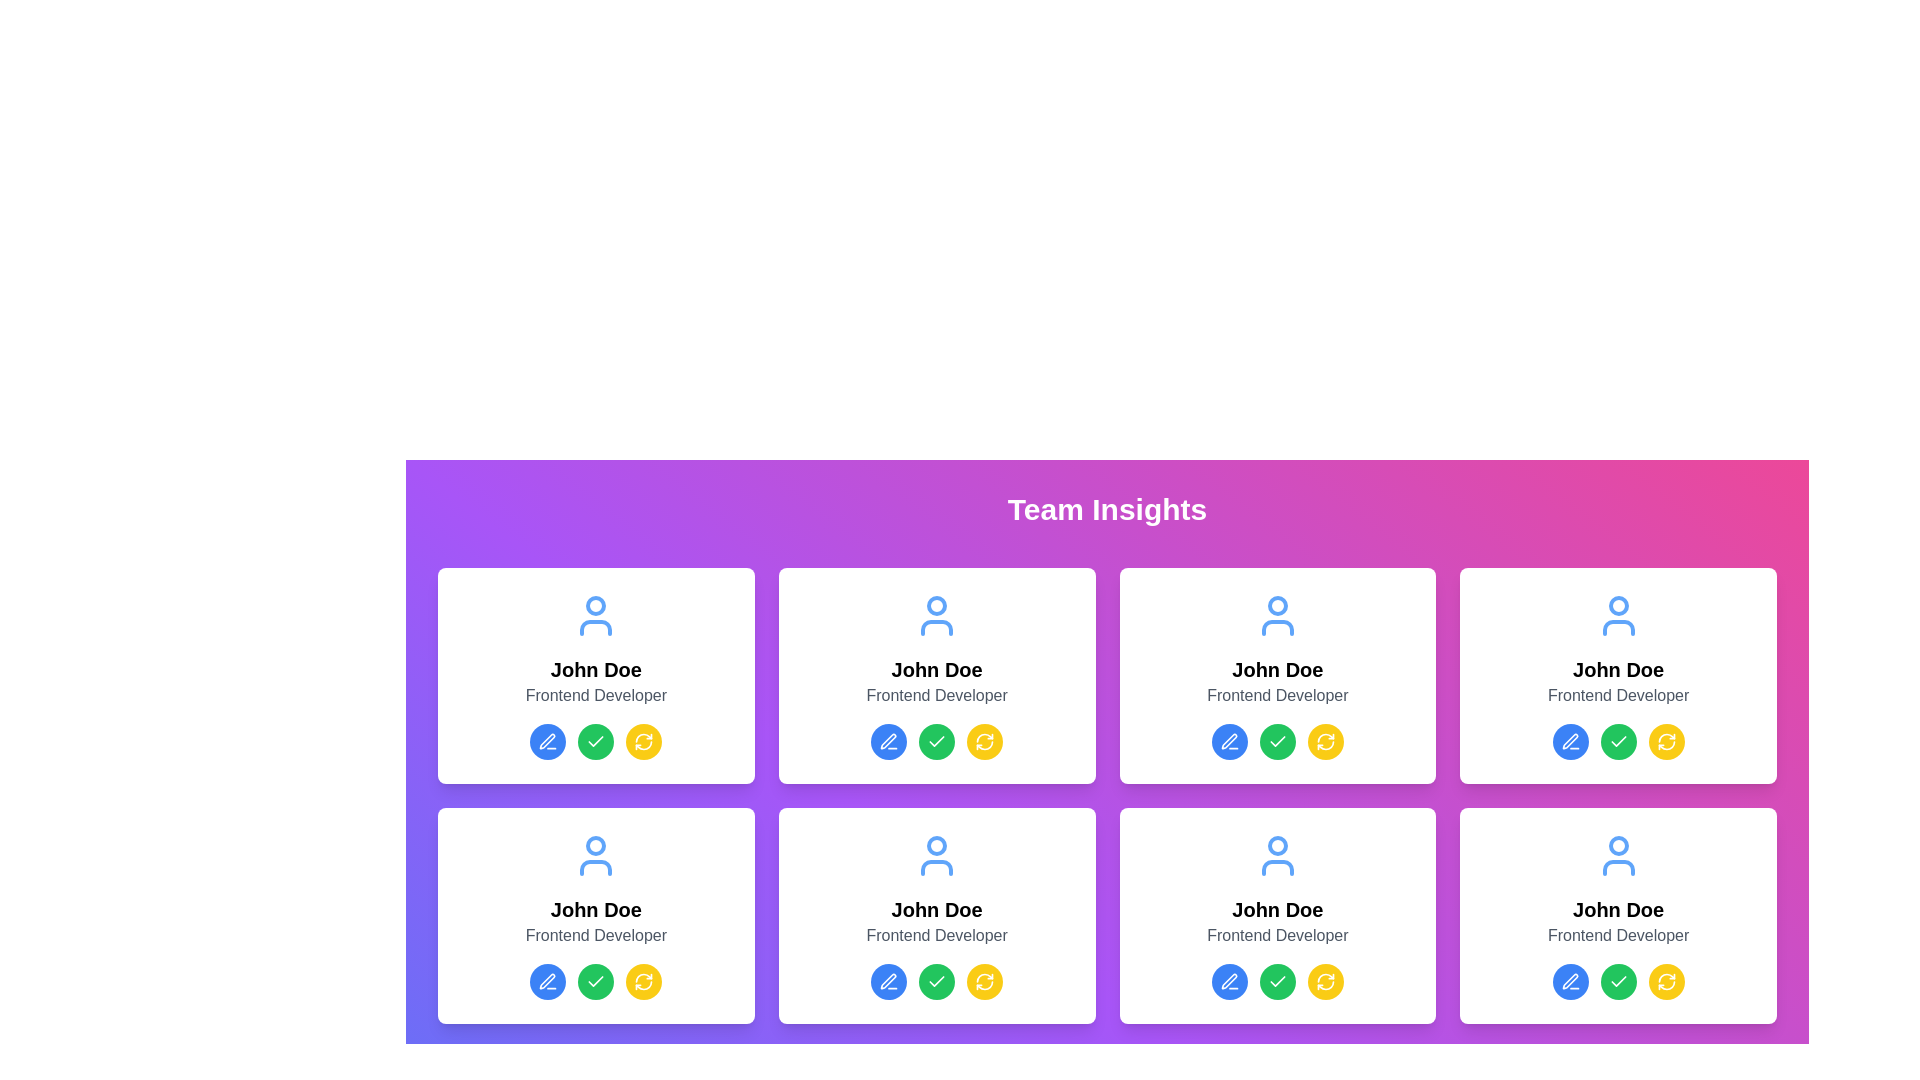  Describe the element at coordinates (548, 981) in the screenshot. I see `the circular blue button with a white pen icon, located at the bottom-left of the user card in the second row and first column of the grid, to enable keyboard interaction` at that location.